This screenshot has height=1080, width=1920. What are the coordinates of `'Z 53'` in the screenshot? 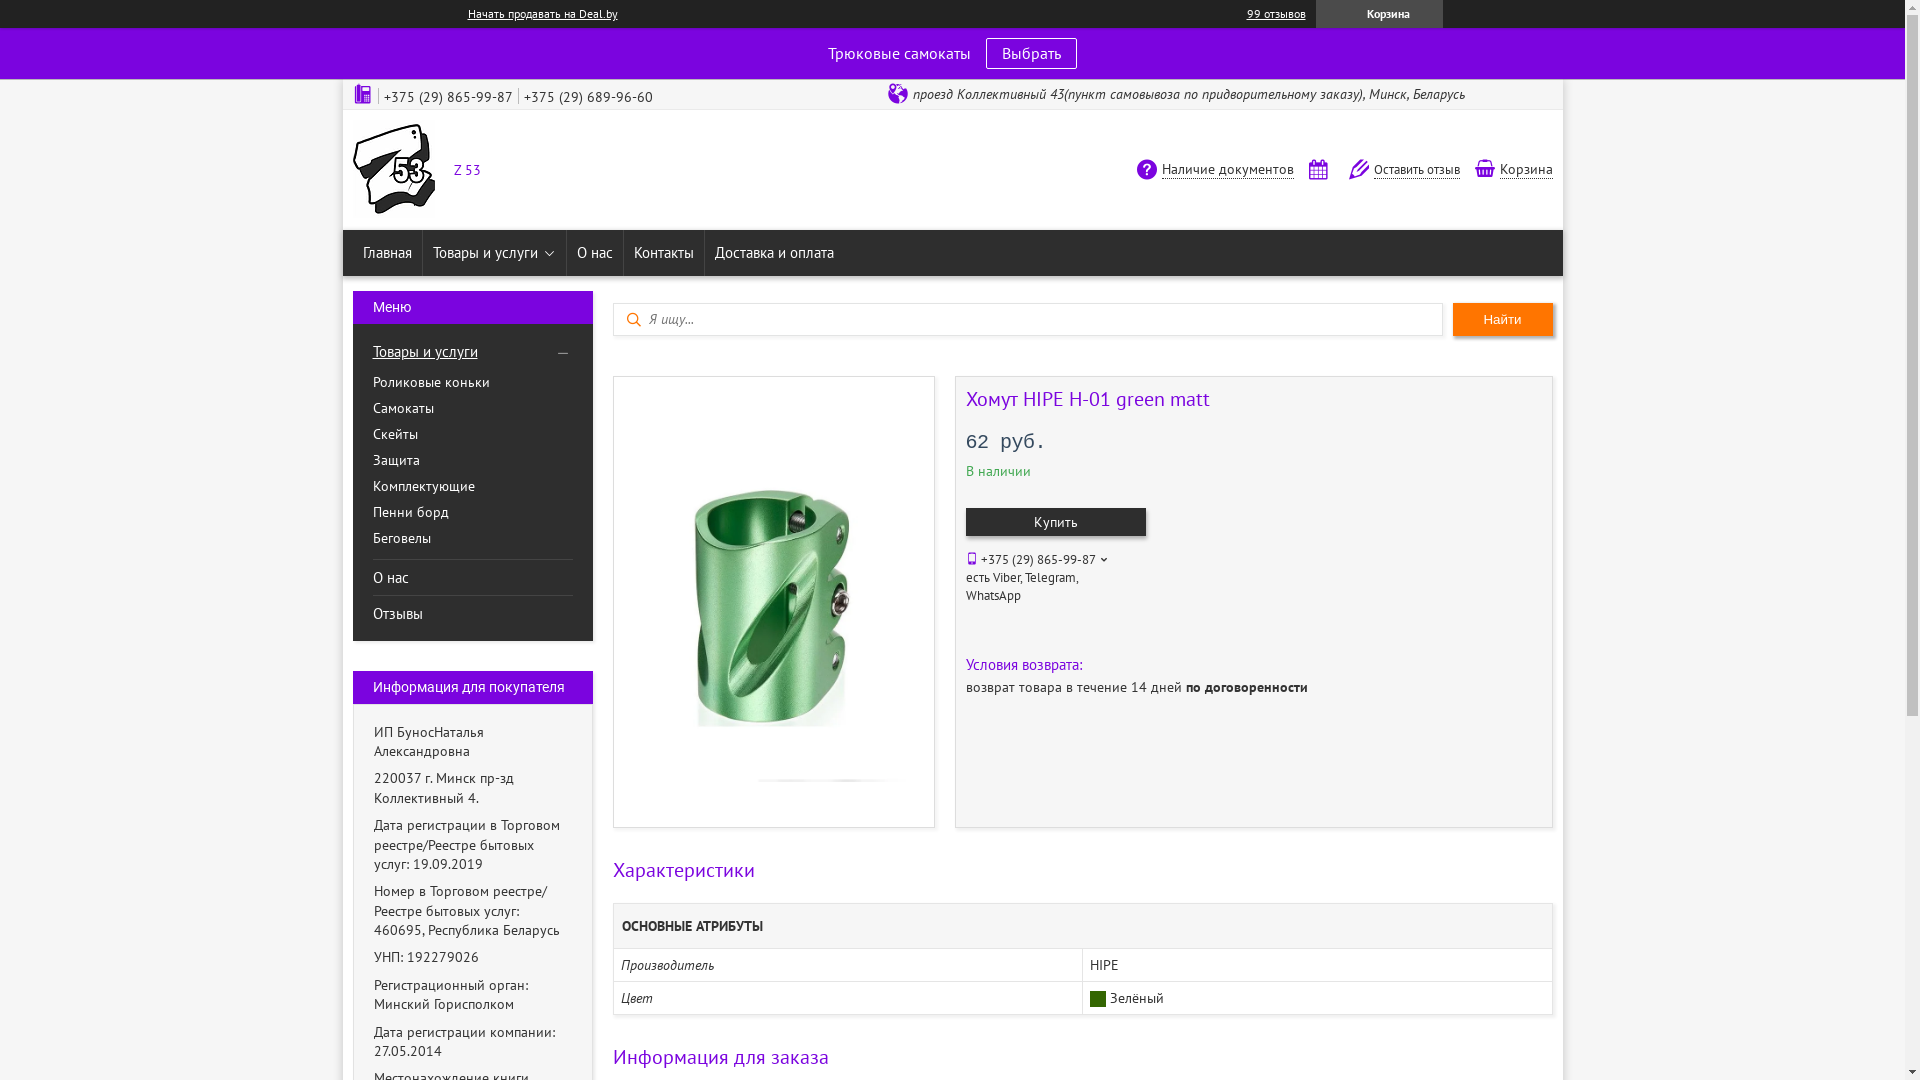 It's located at (393, 169).